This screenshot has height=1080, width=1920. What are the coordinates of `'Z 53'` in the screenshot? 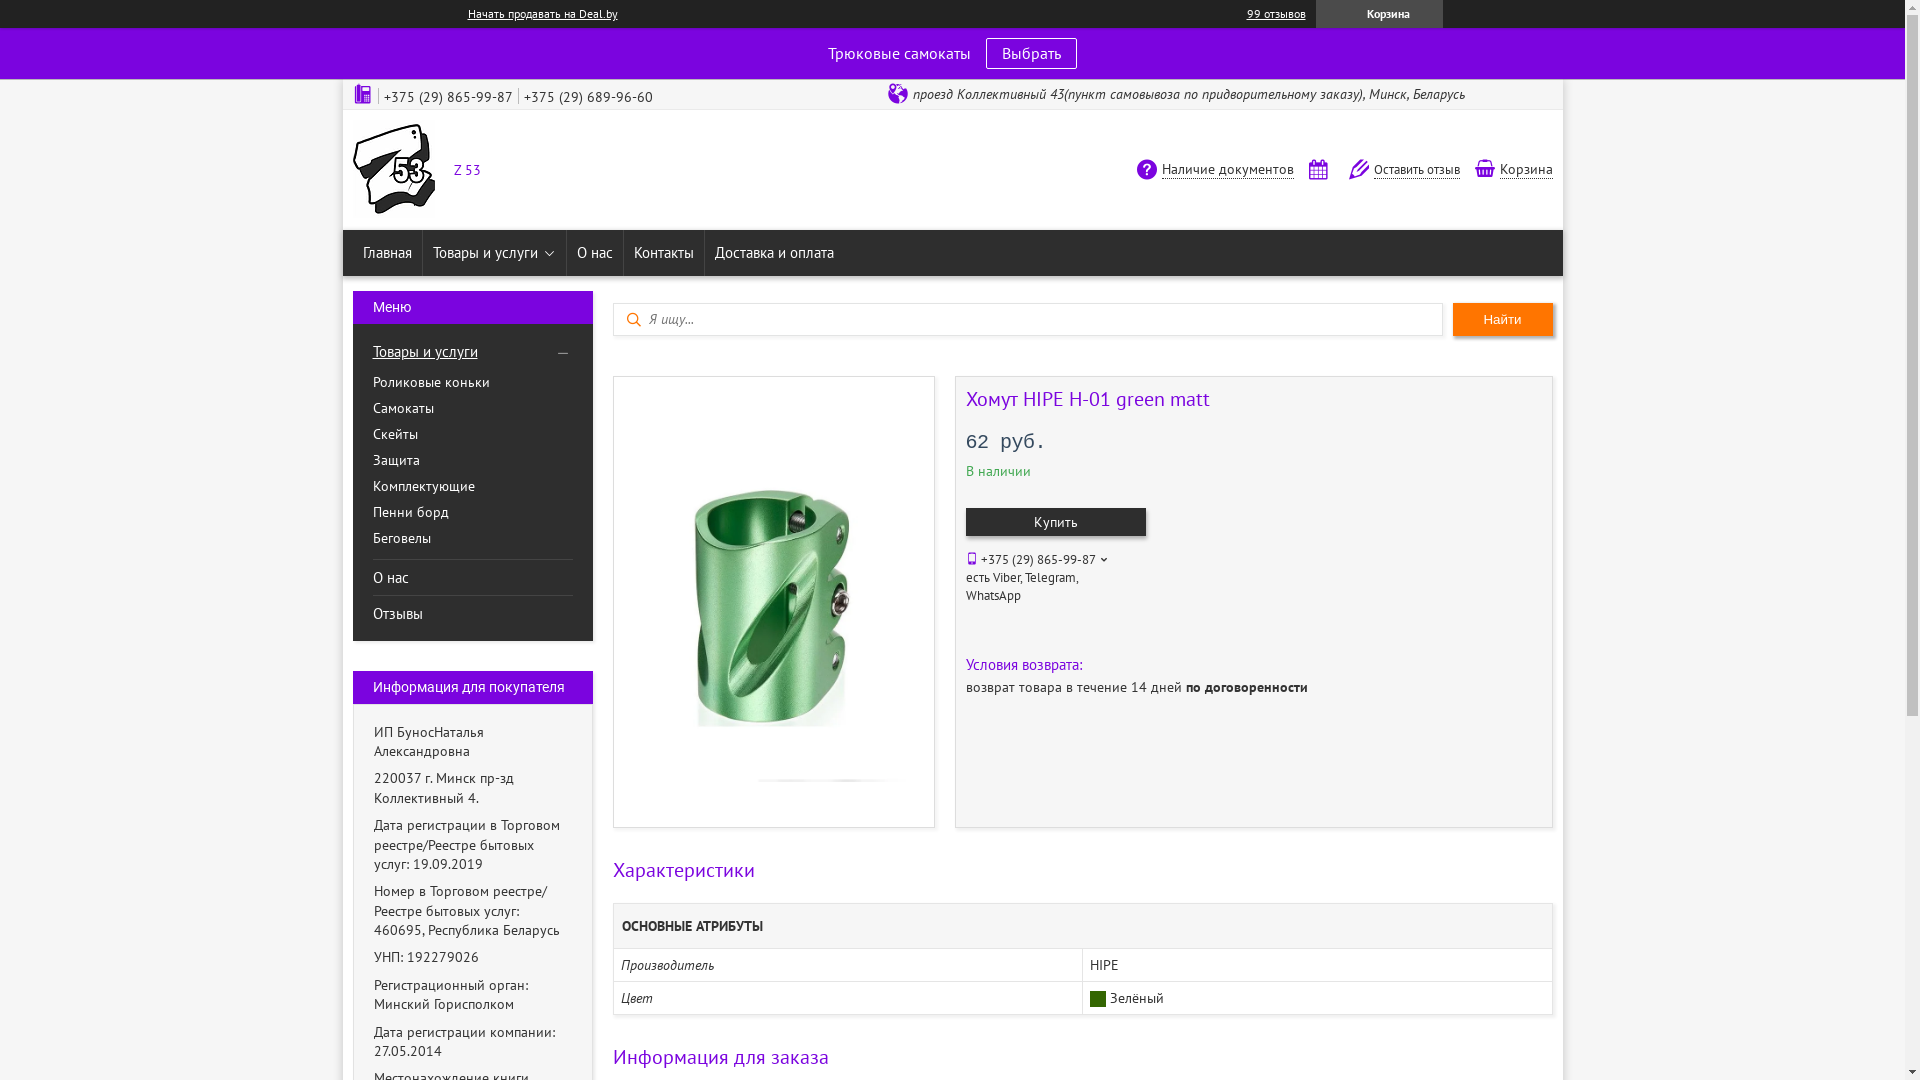 It's located at (393, 169).